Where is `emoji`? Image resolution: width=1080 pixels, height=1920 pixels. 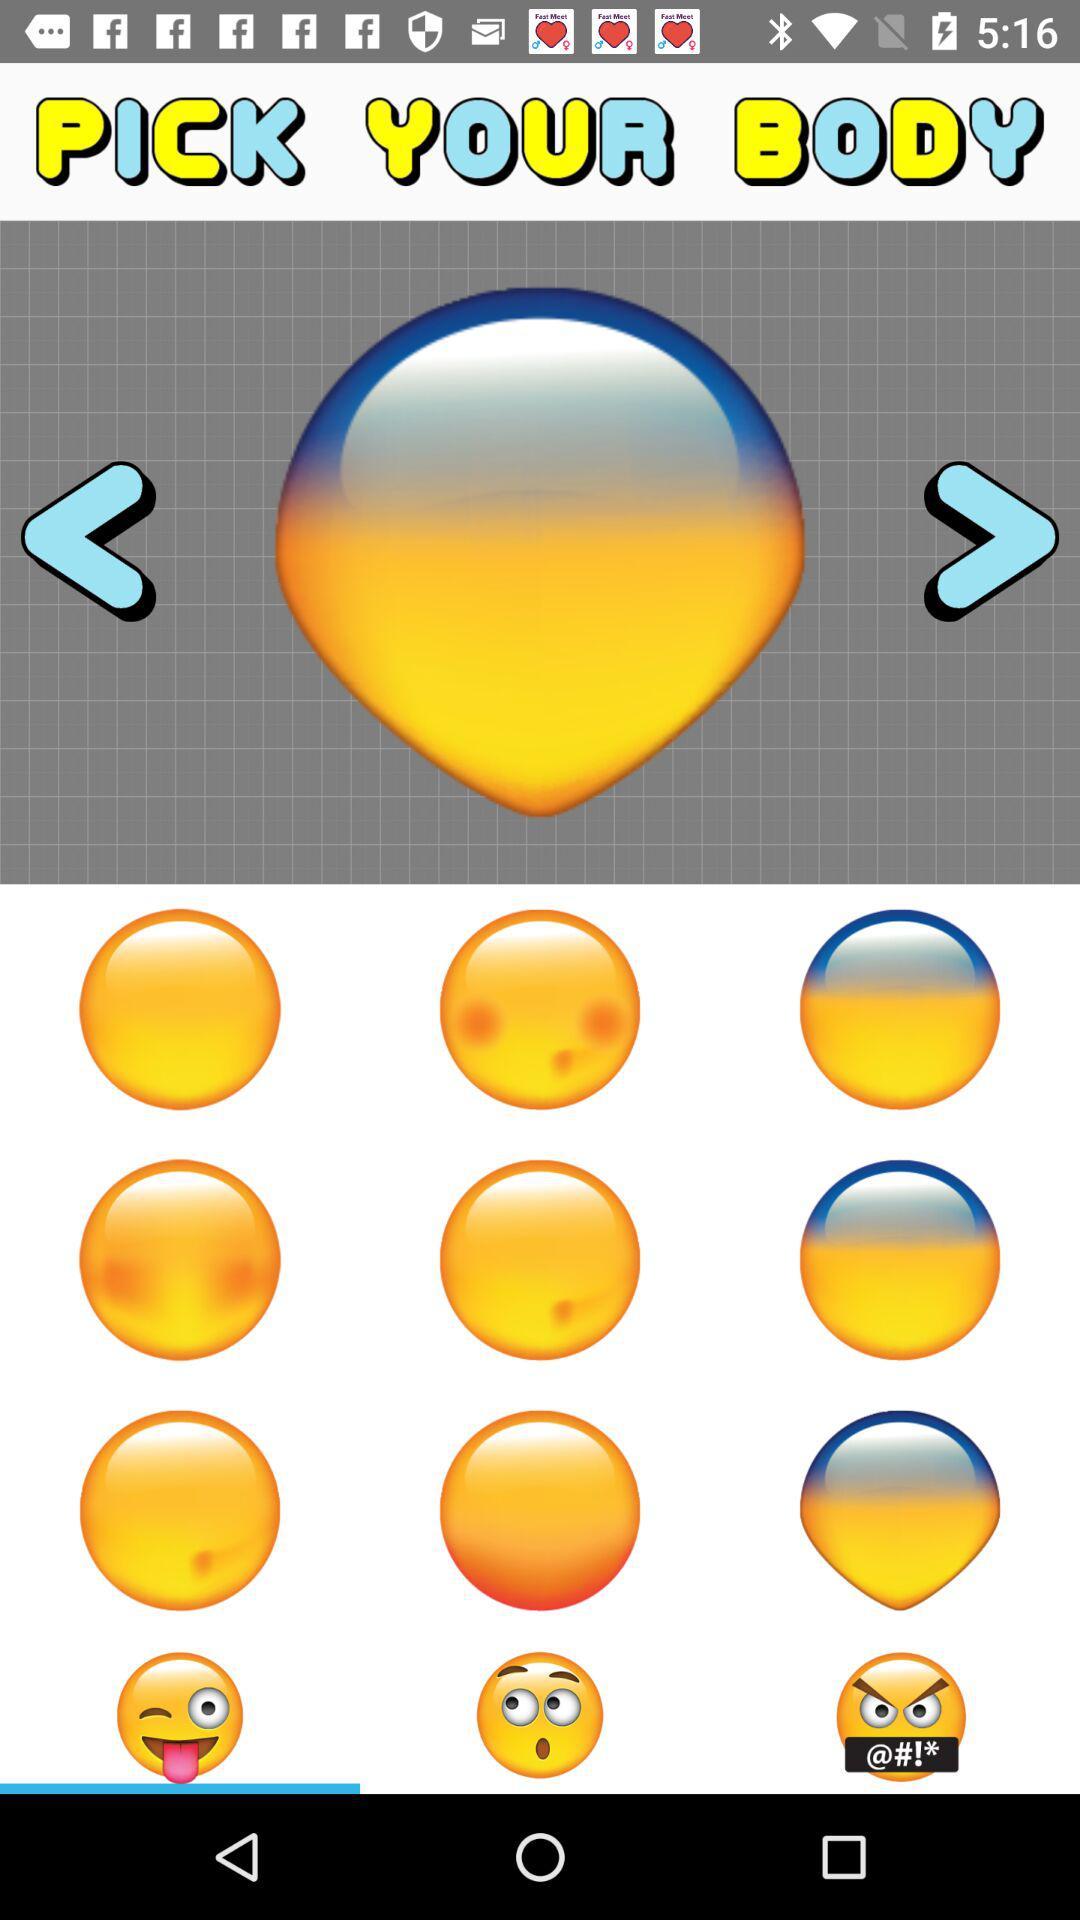 emoji is located at coordinates (898, 1009).